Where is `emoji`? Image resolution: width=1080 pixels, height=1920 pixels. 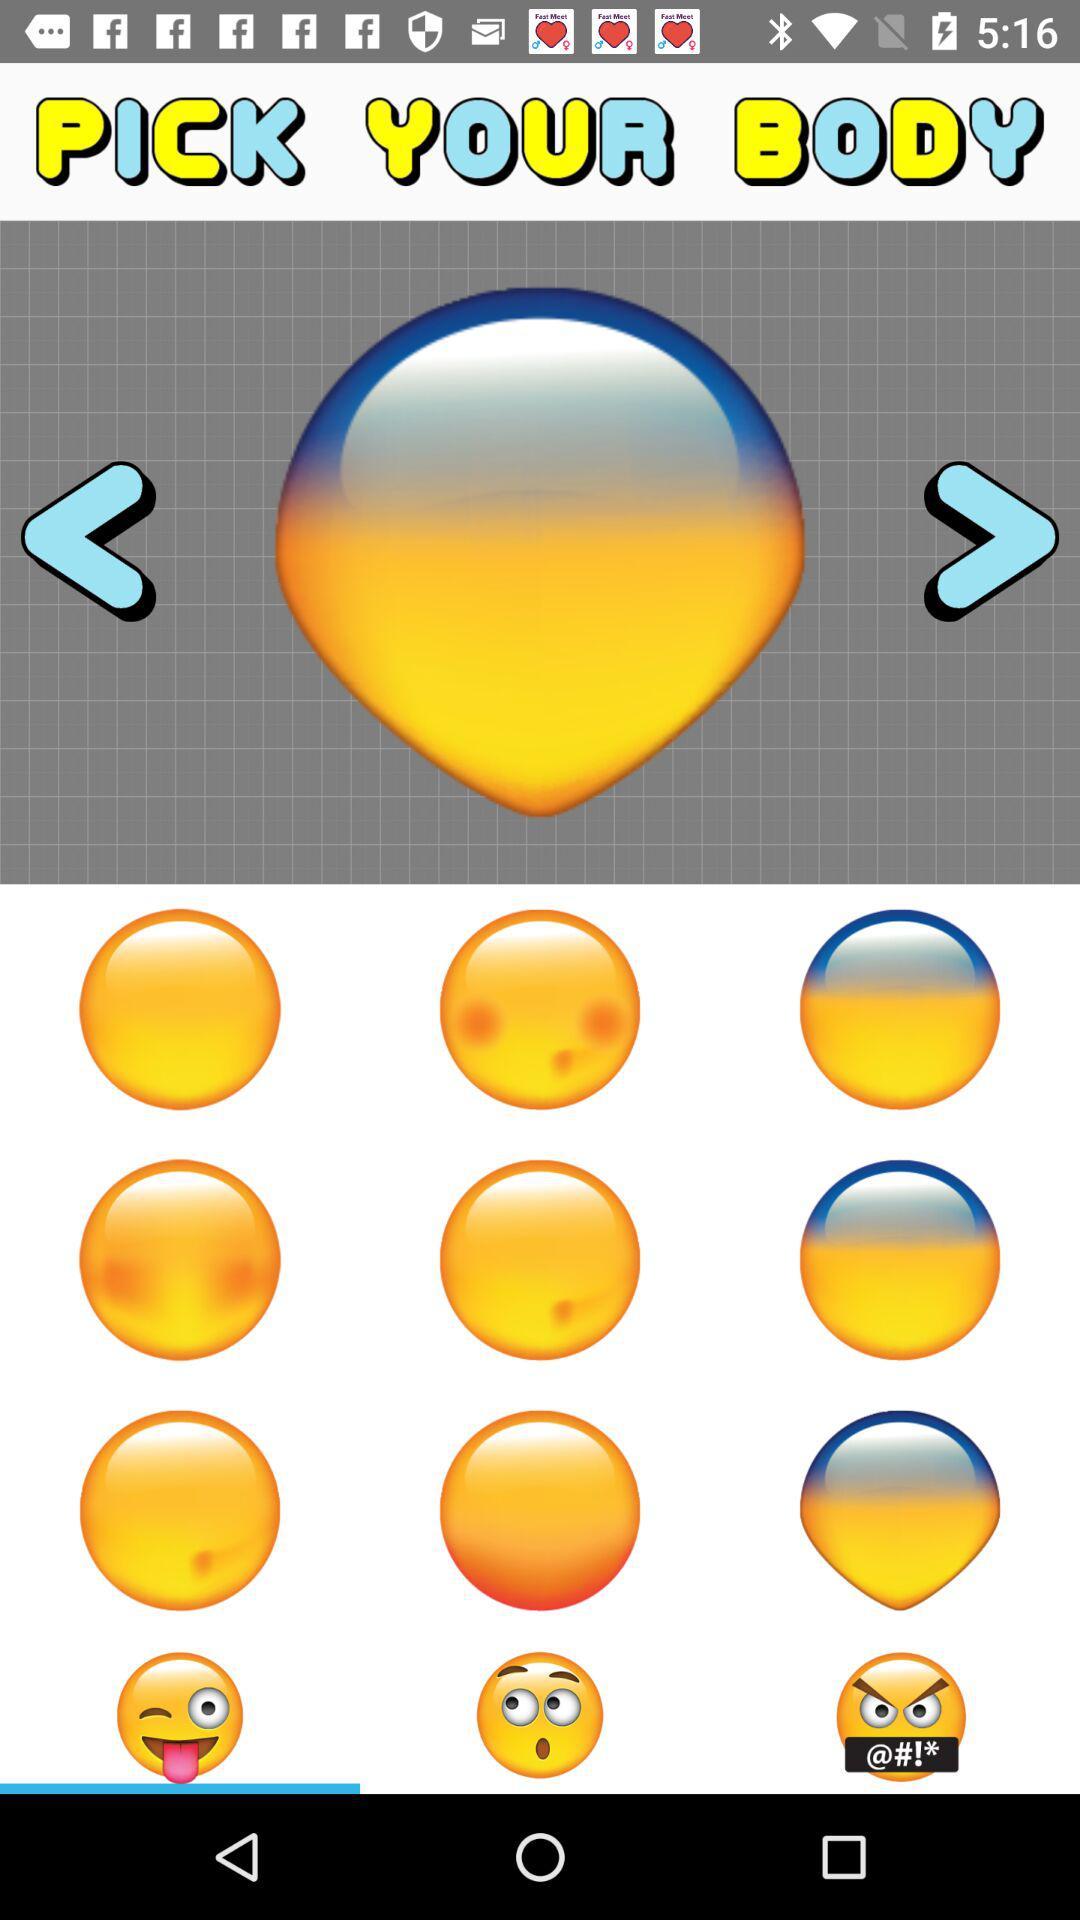 emoji is located at coordinates (898, 1009).